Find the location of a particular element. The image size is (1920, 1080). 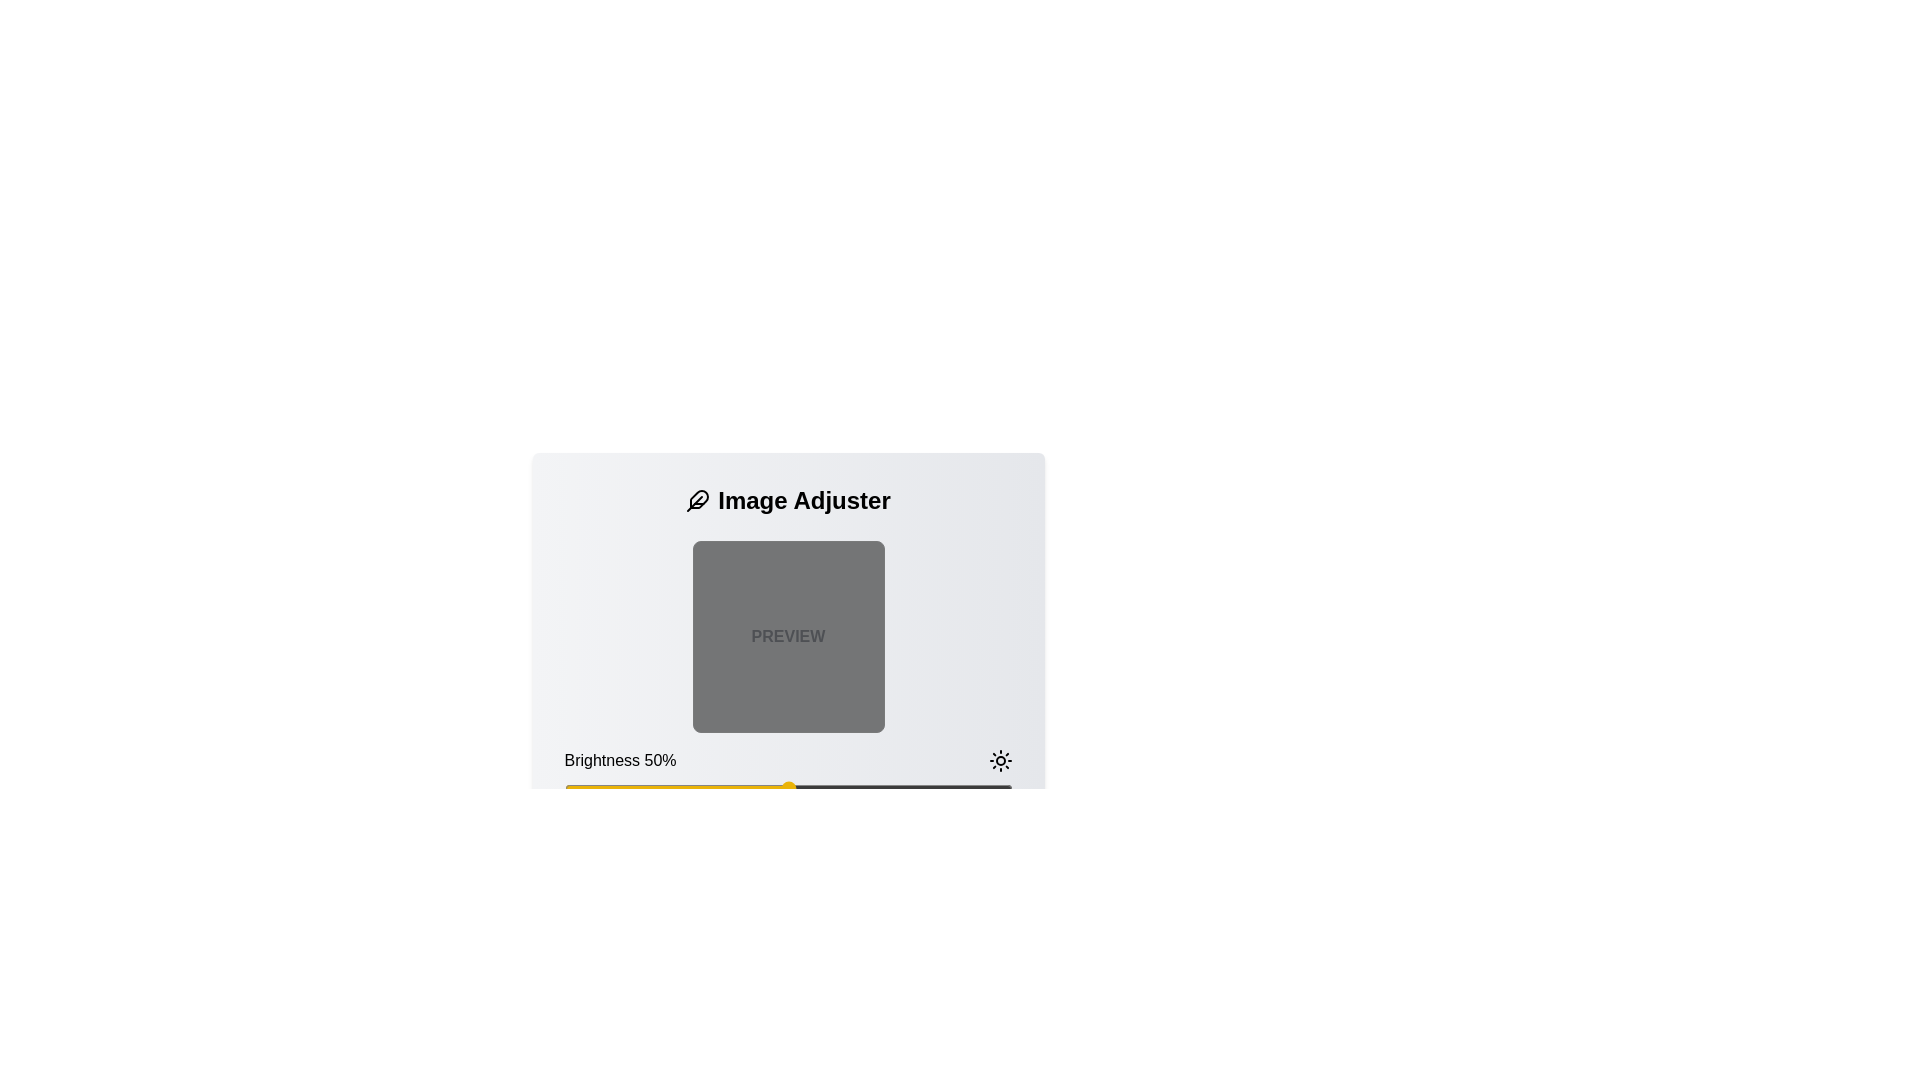

the brightness level is located at coordinates (810, 788).